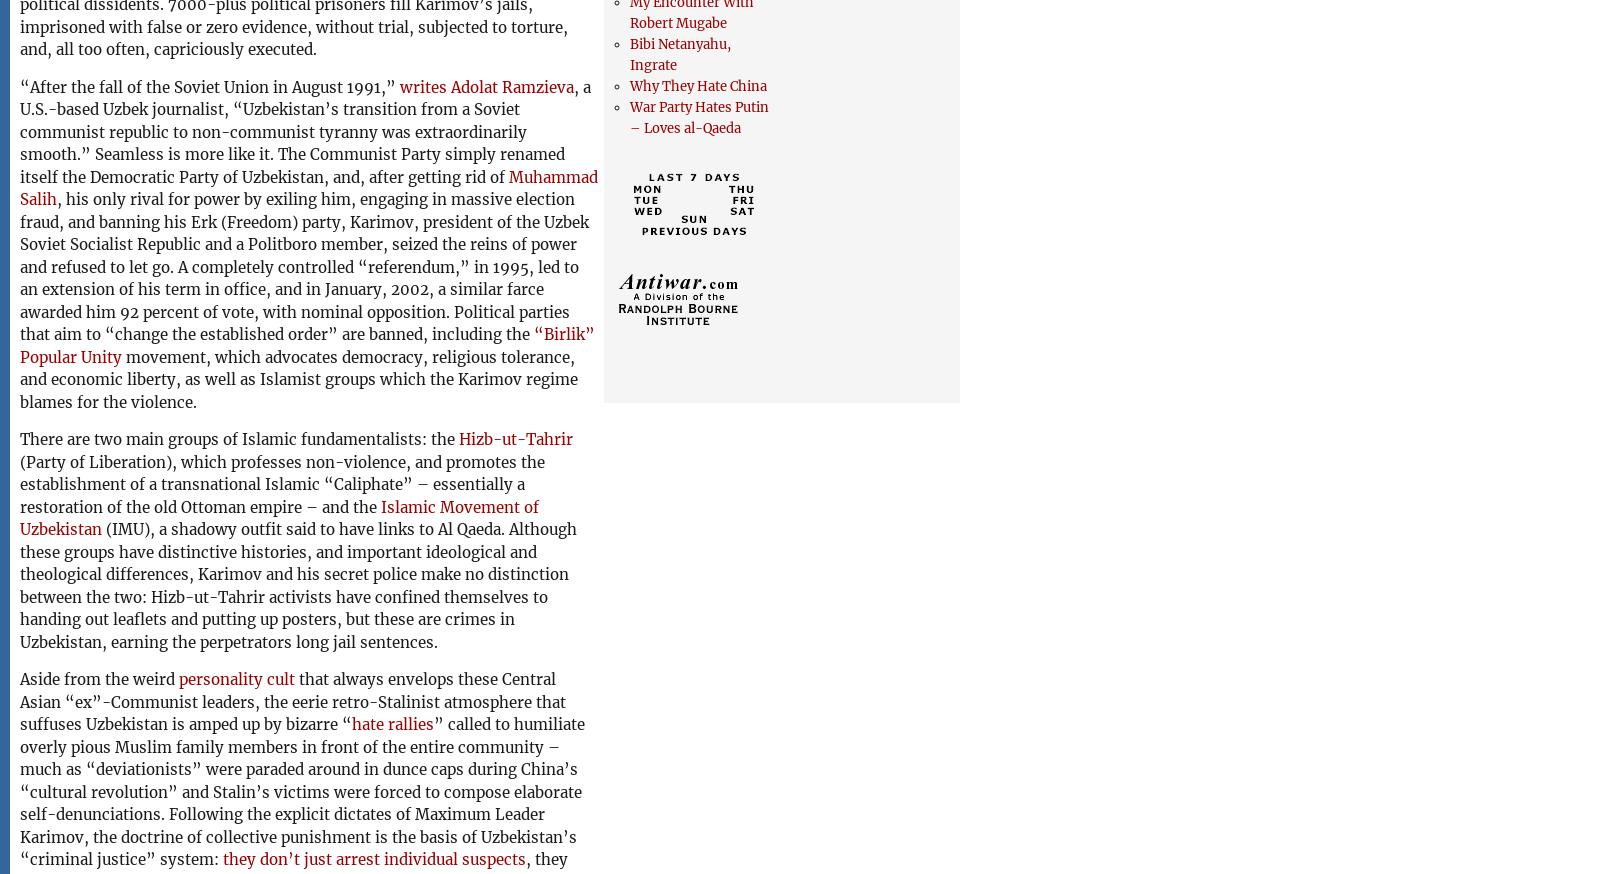  What do you see at coordinates (299, 378) in the screenshot?
I see `'movement, which advocates democracy, religious tolerance, and economic liberty, as well as Islamist groups which the Karimov regime blames for the violence.'` at bounding box center [299, 378].